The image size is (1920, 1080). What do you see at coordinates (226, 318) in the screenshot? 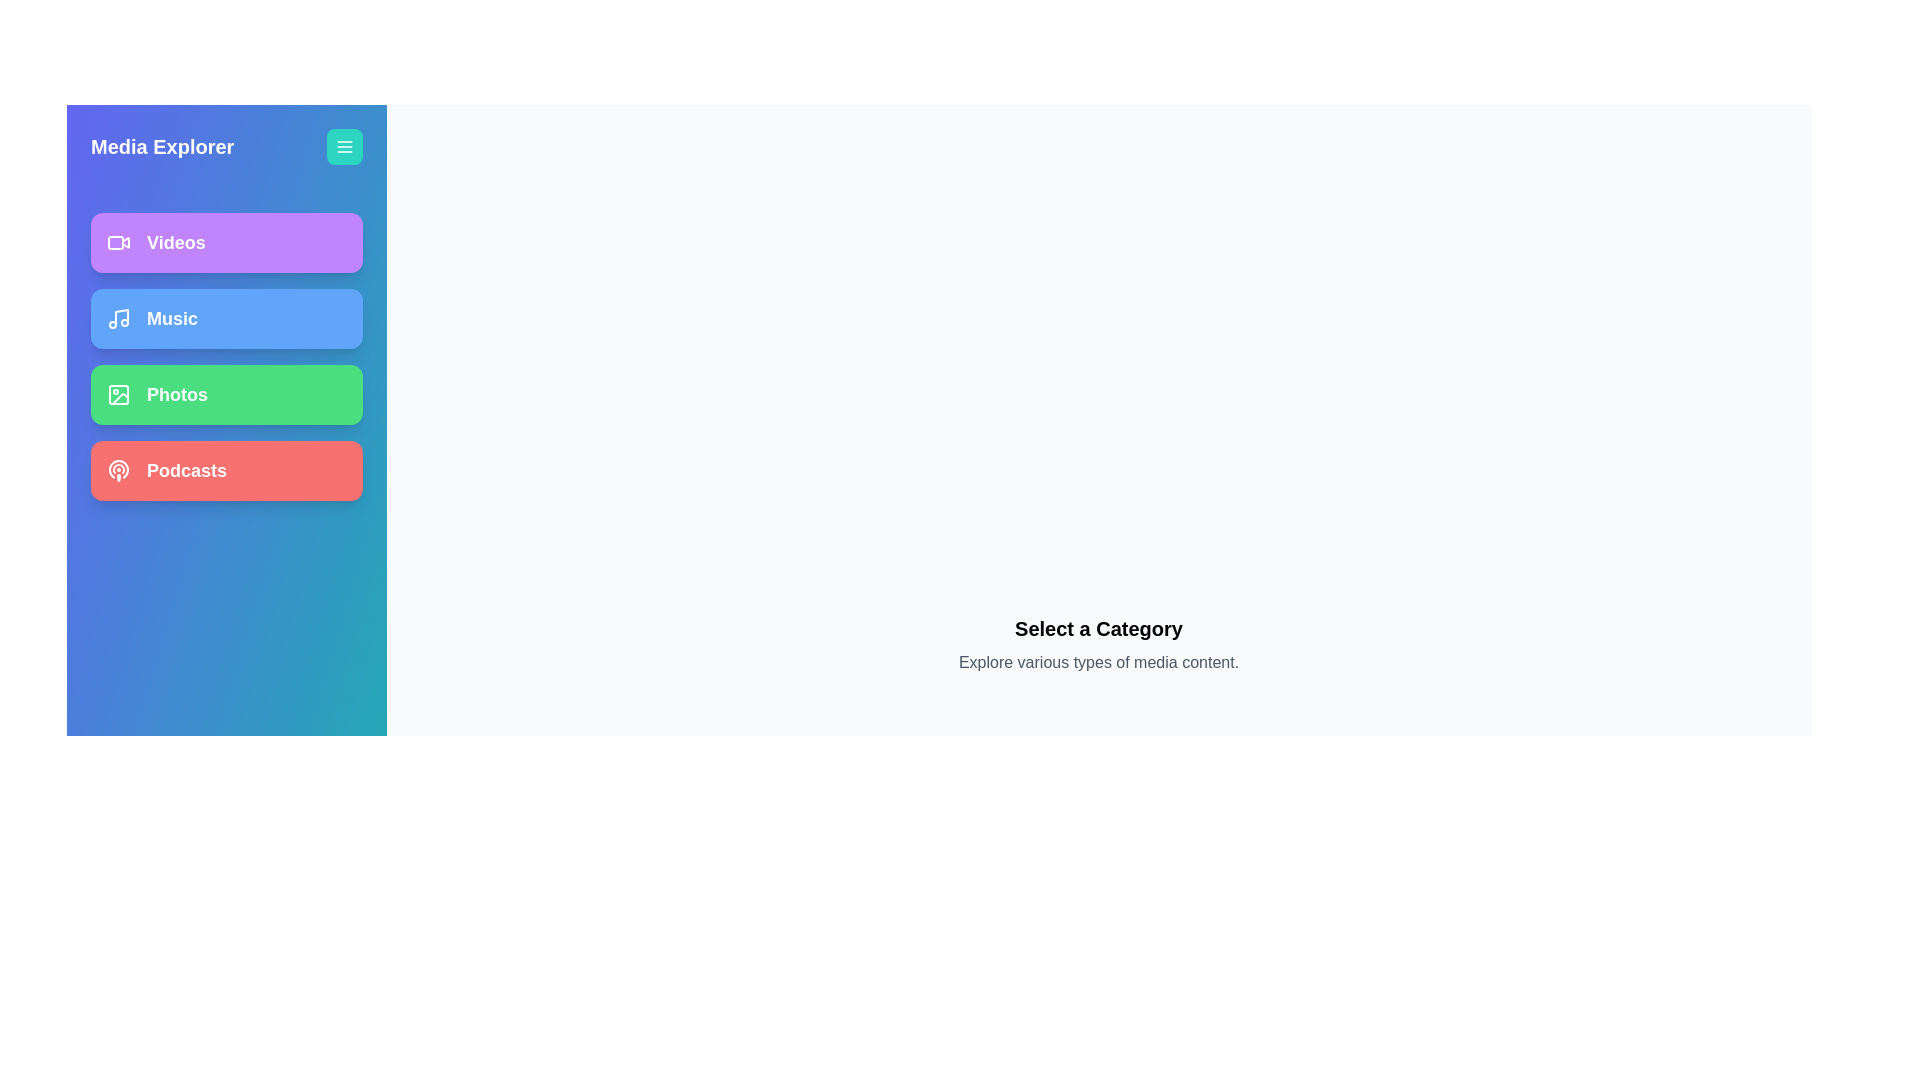
I see `the media category Music` at bounding box center [226, 318].